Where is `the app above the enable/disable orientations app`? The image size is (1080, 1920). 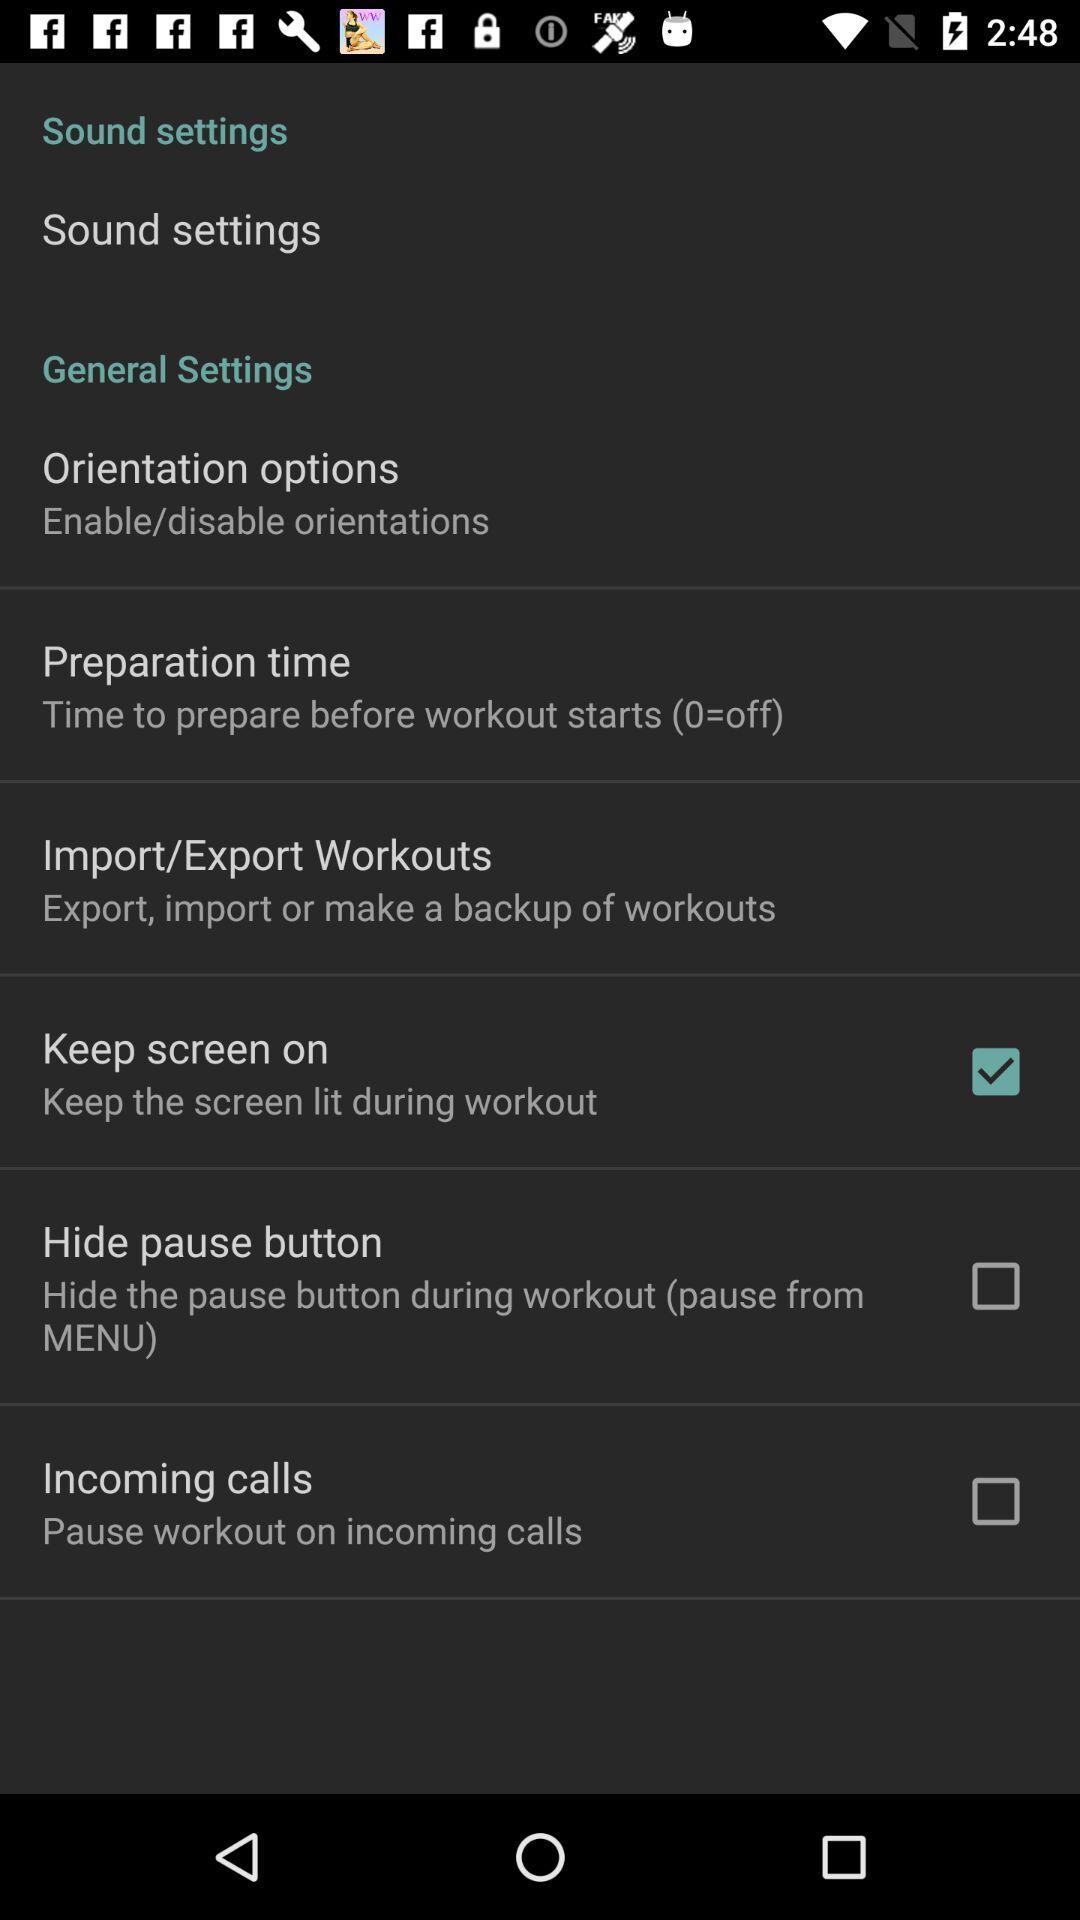
the app above the enable/disable orientations app is located at coordinates (220, 465).